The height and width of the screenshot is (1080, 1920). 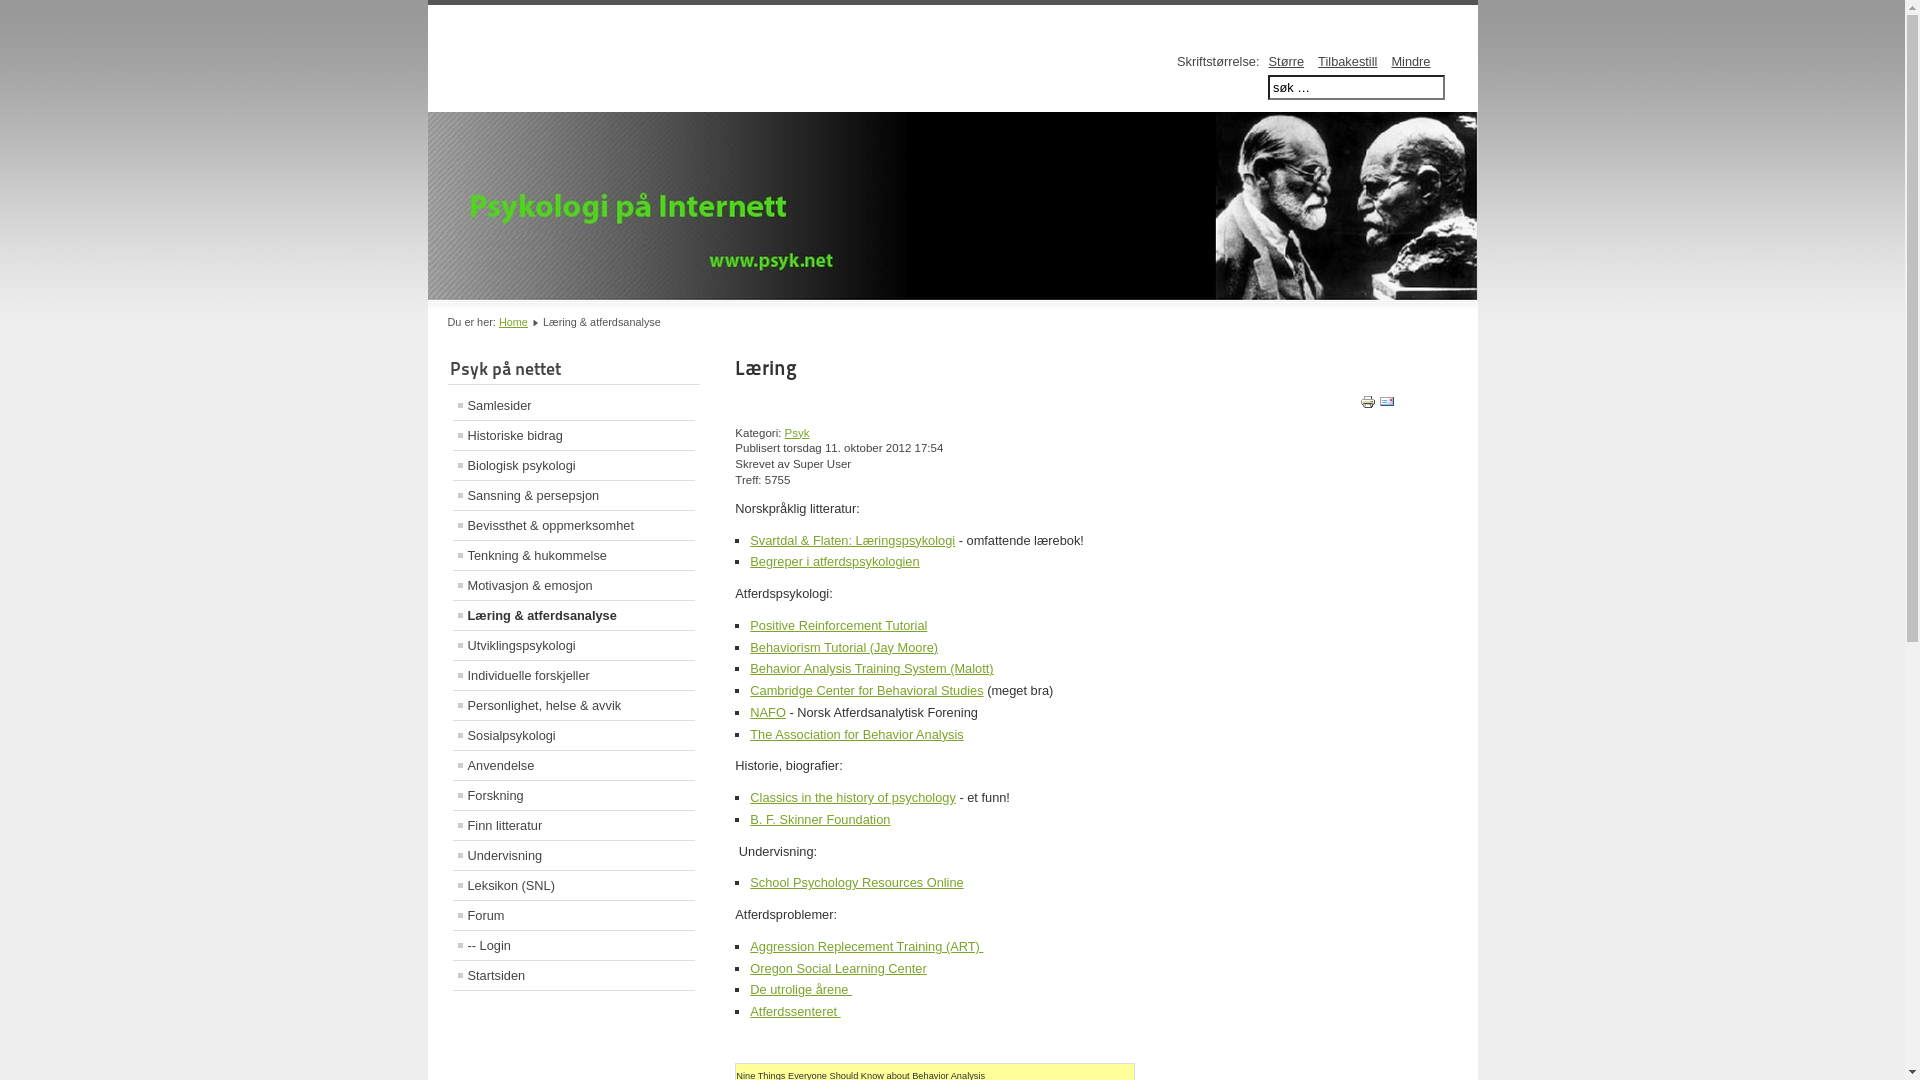 I want to click on 'Psyk', so click(x=784, y=431).